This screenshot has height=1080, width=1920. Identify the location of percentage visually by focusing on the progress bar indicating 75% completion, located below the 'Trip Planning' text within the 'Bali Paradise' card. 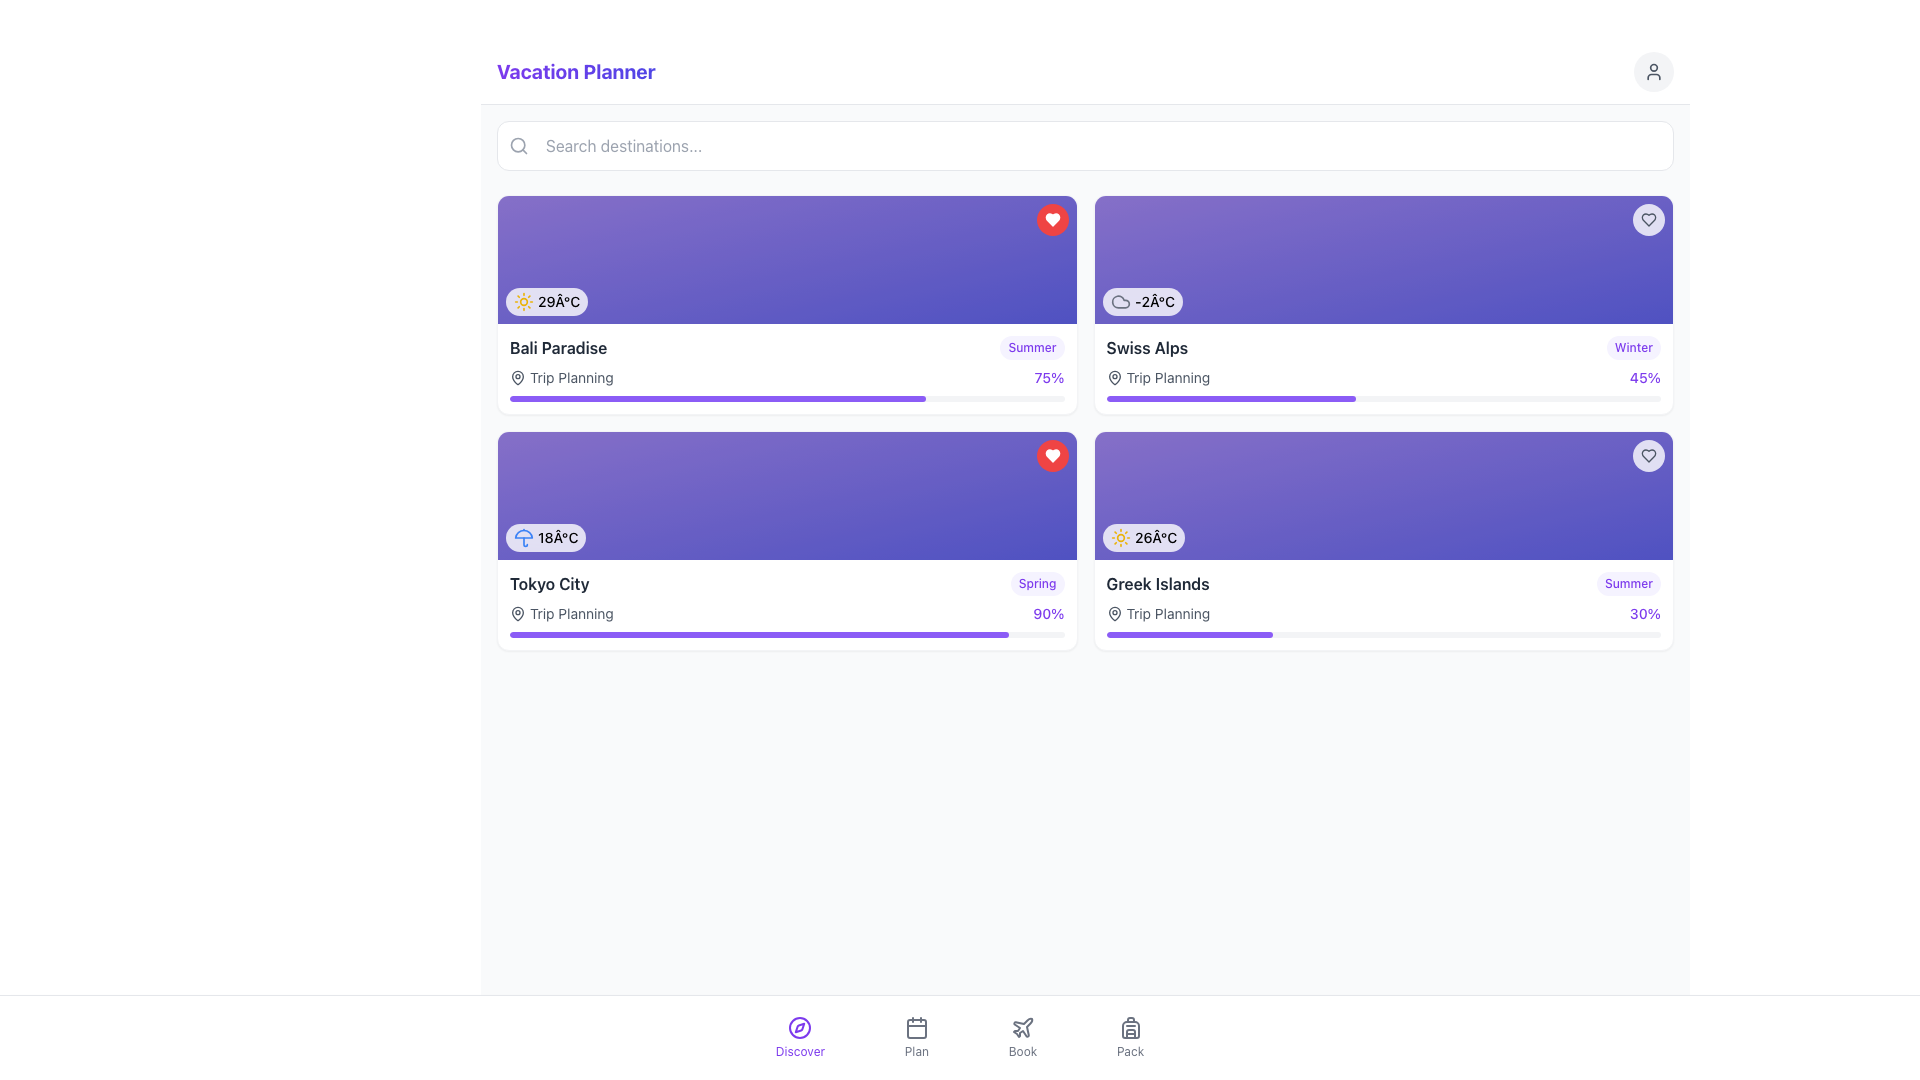
(786, 398).